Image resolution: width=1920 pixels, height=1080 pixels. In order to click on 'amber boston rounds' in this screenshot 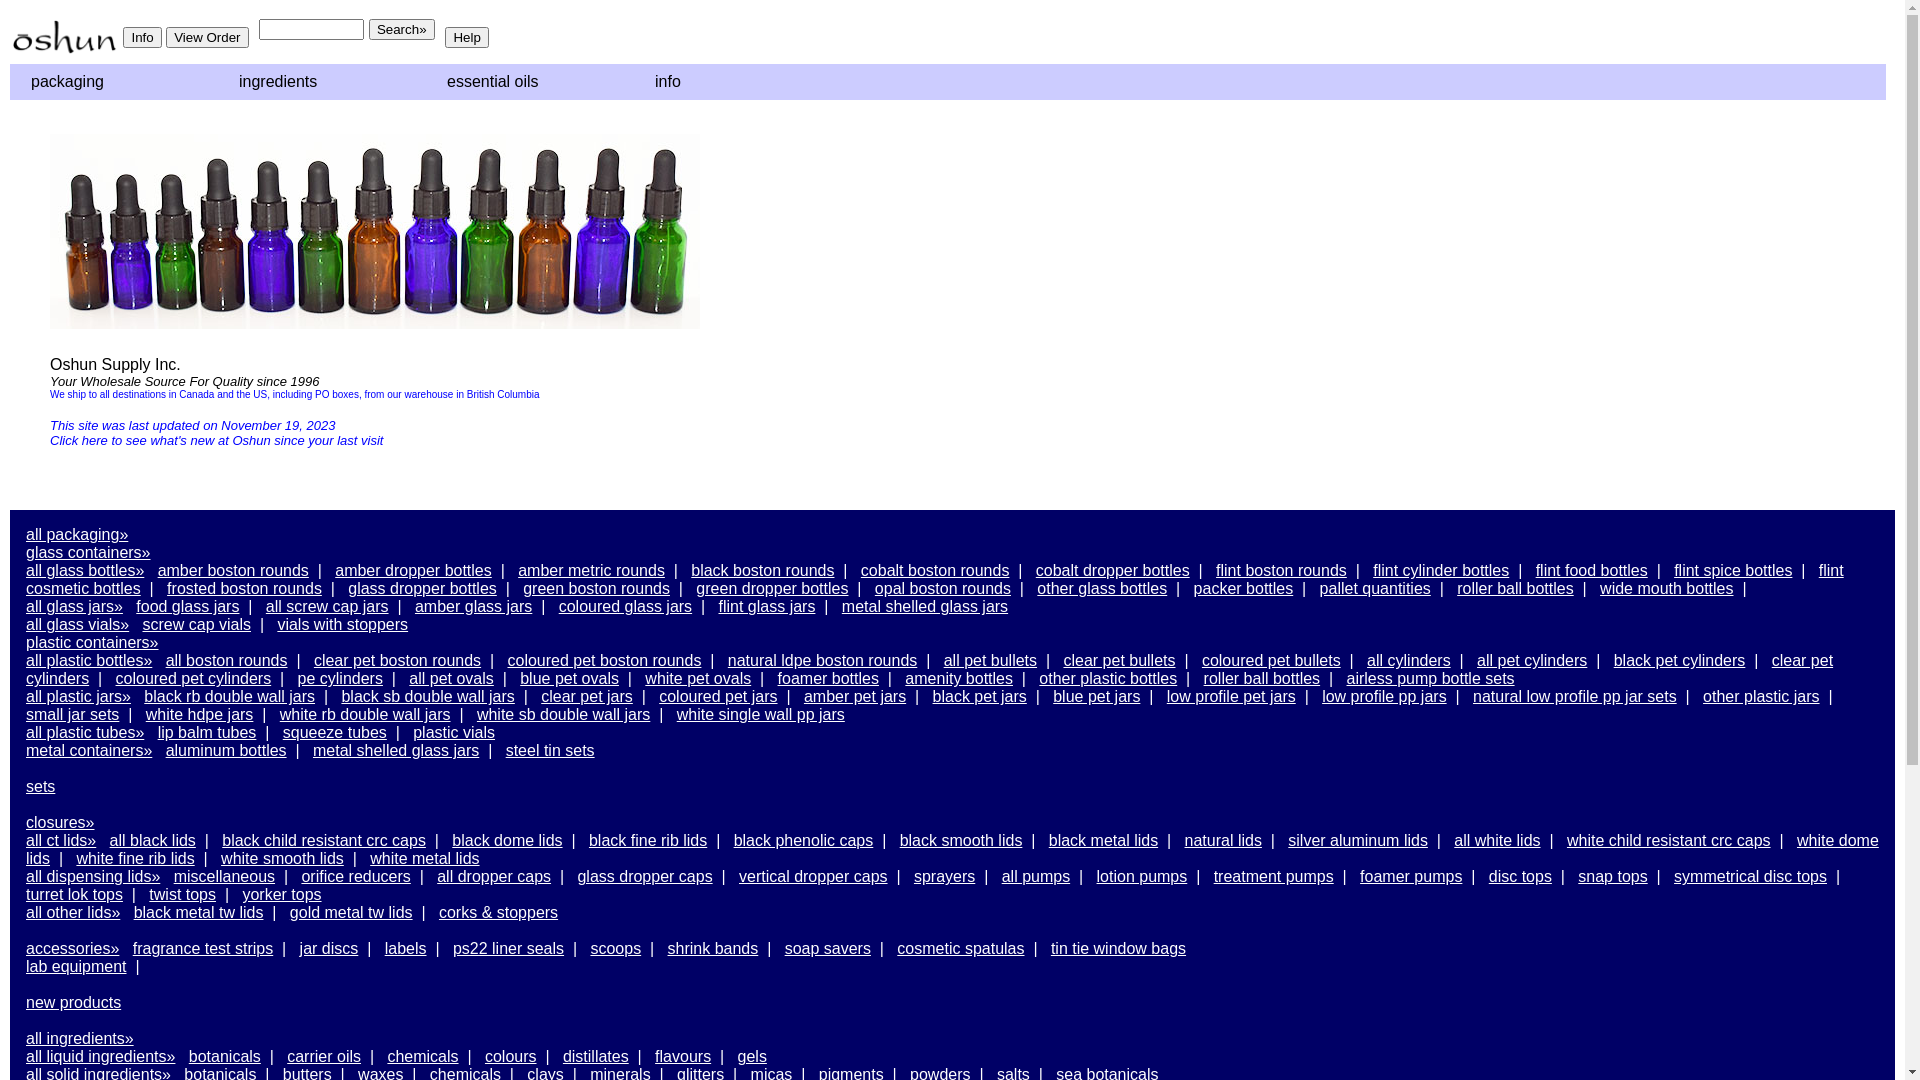, I will do `click(233, 570)`.